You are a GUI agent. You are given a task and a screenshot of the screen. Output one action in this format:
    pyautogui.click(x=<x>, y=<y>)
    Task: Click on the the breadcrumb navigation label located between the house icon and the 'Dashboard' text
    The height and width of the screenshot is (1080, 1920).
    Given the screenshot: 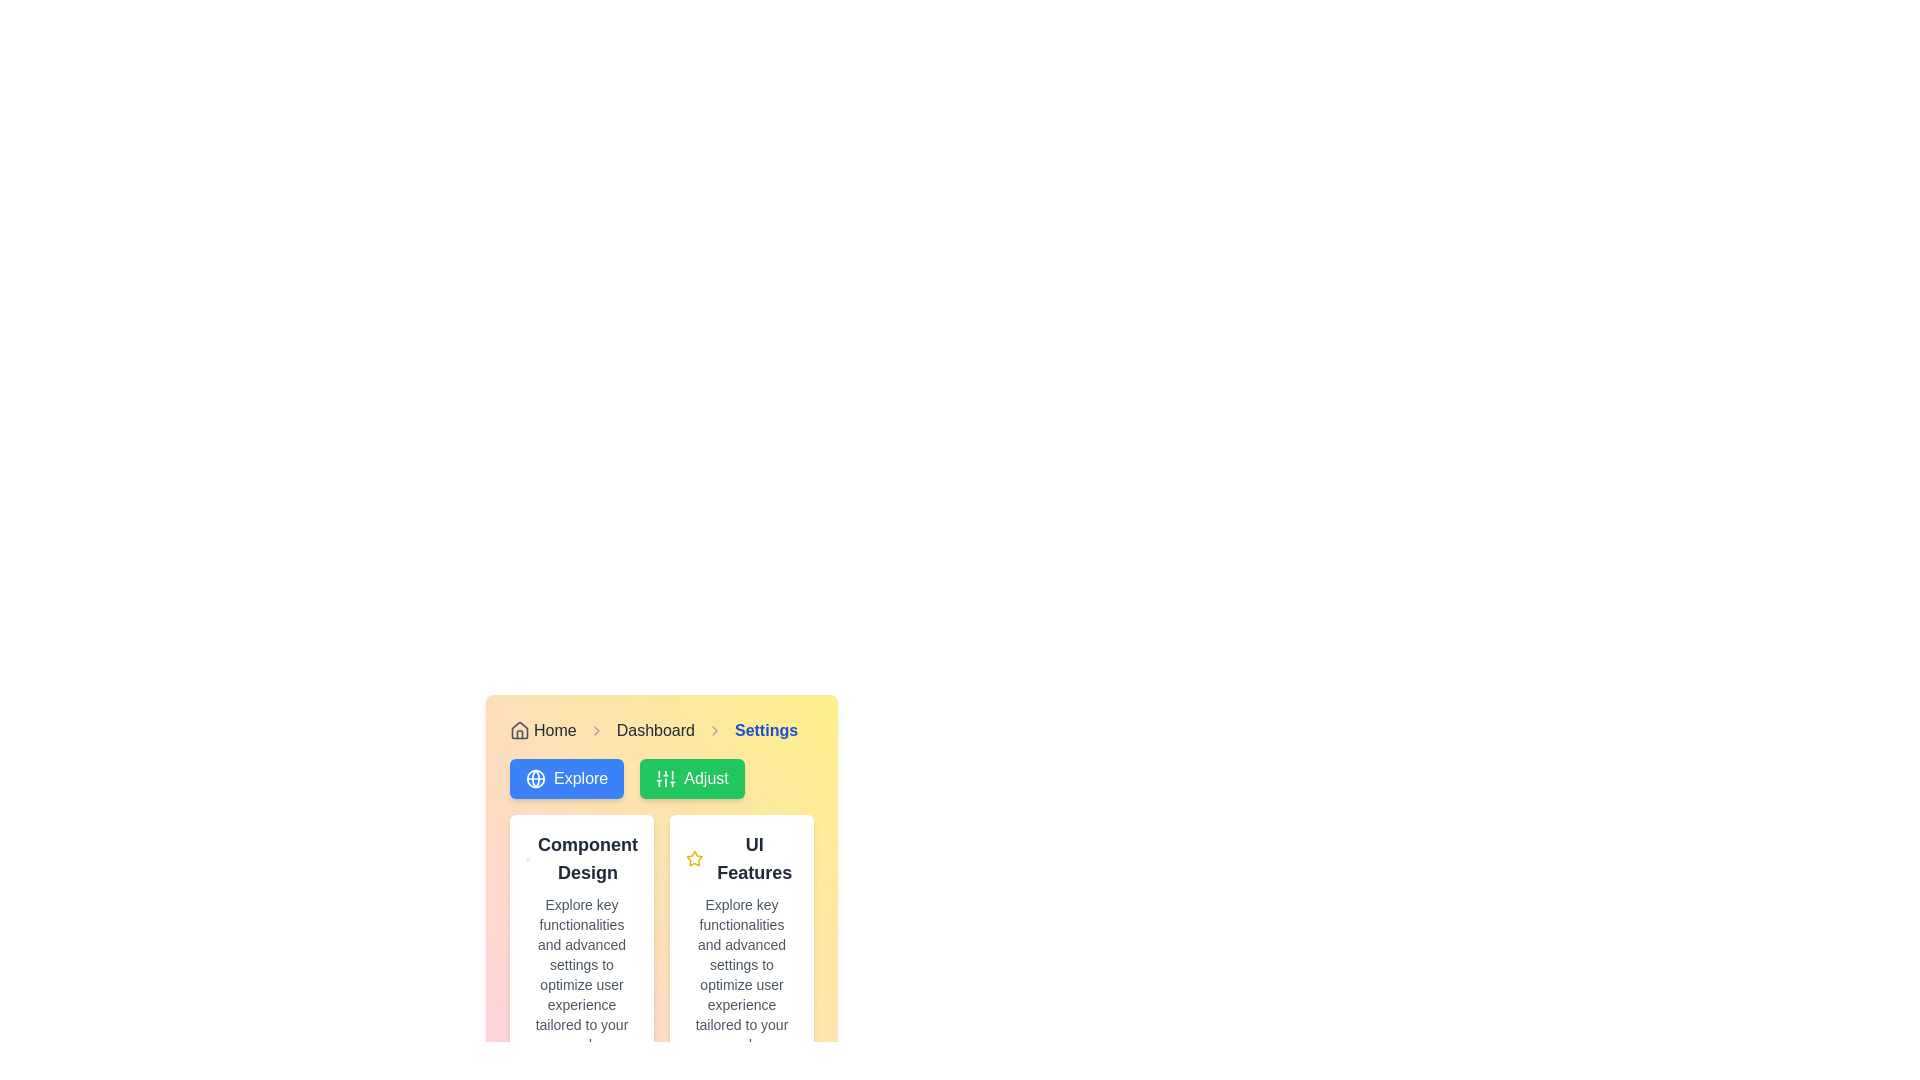 What is the action you would take?
    pyautogui.click(x=555, y=731)
    